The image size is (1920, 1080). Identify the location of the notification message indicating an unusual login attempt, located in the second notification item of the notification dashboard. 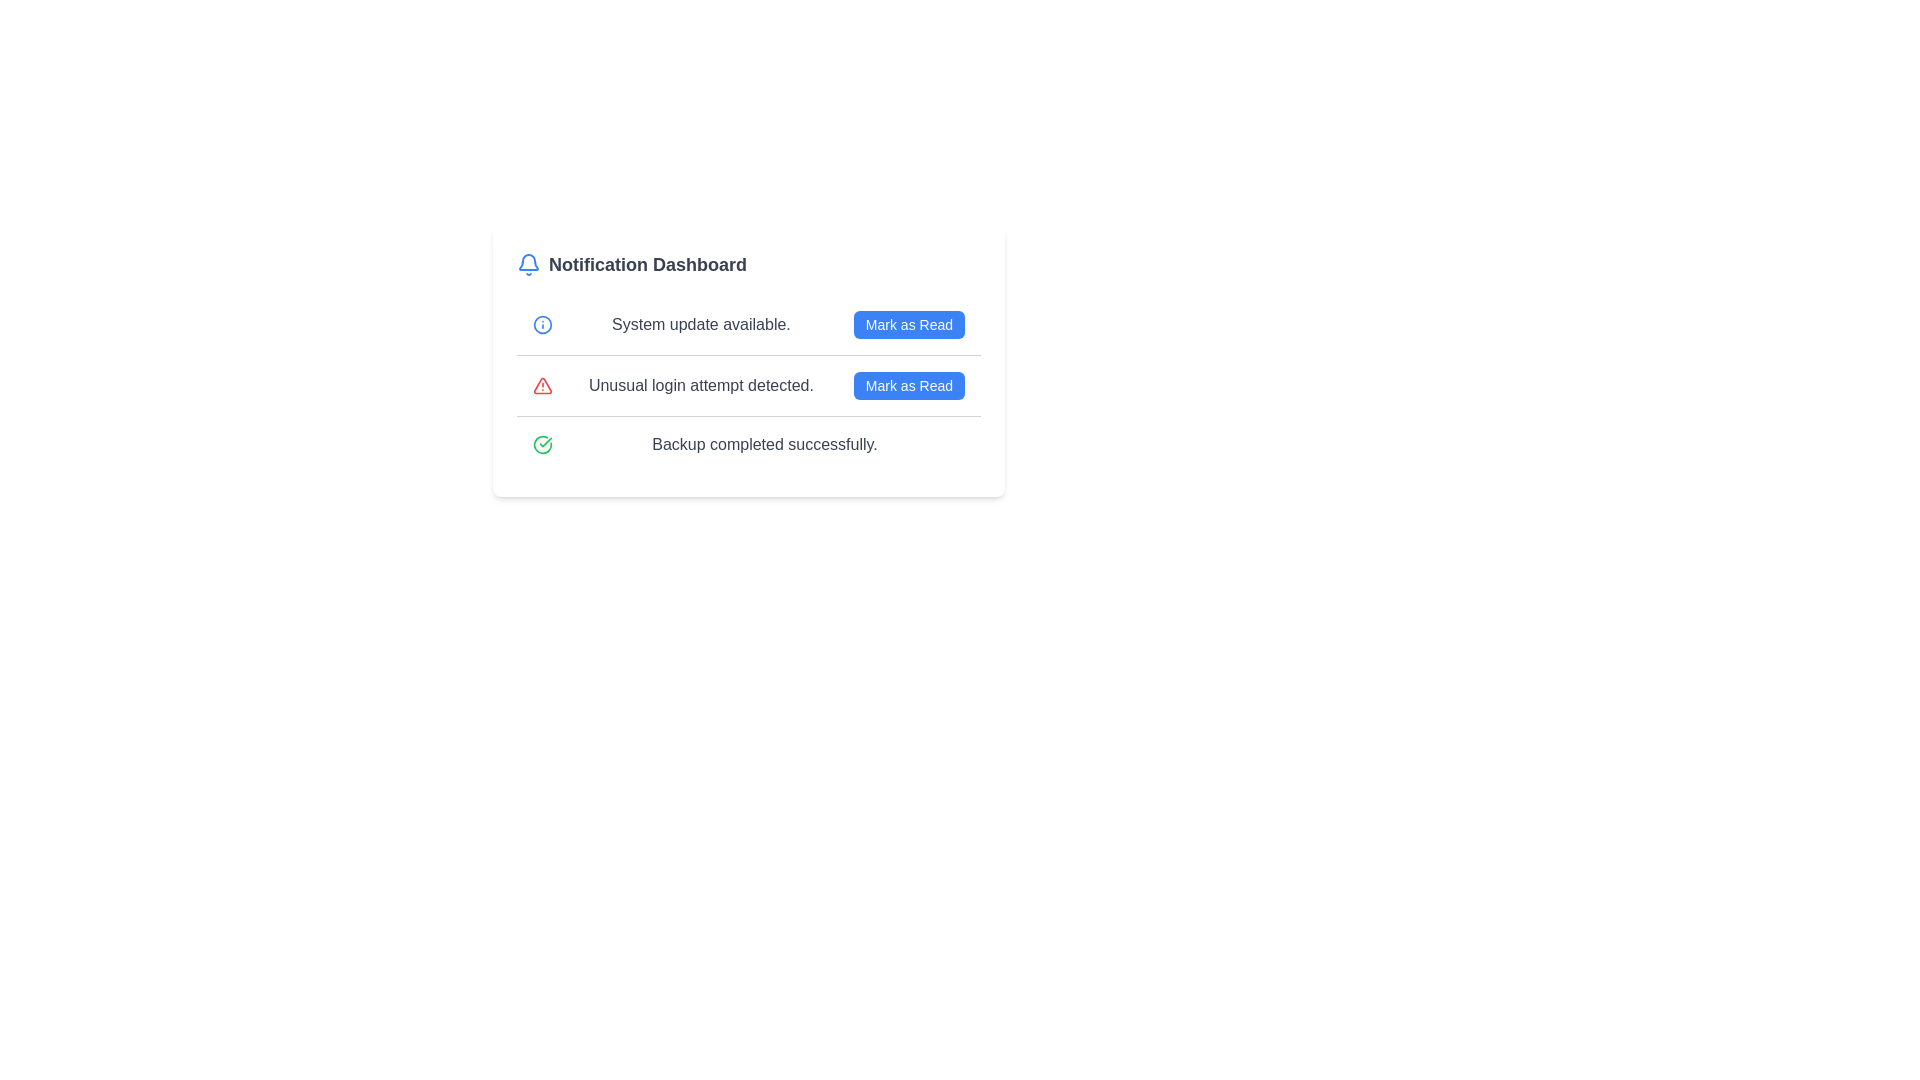
(701, 385).